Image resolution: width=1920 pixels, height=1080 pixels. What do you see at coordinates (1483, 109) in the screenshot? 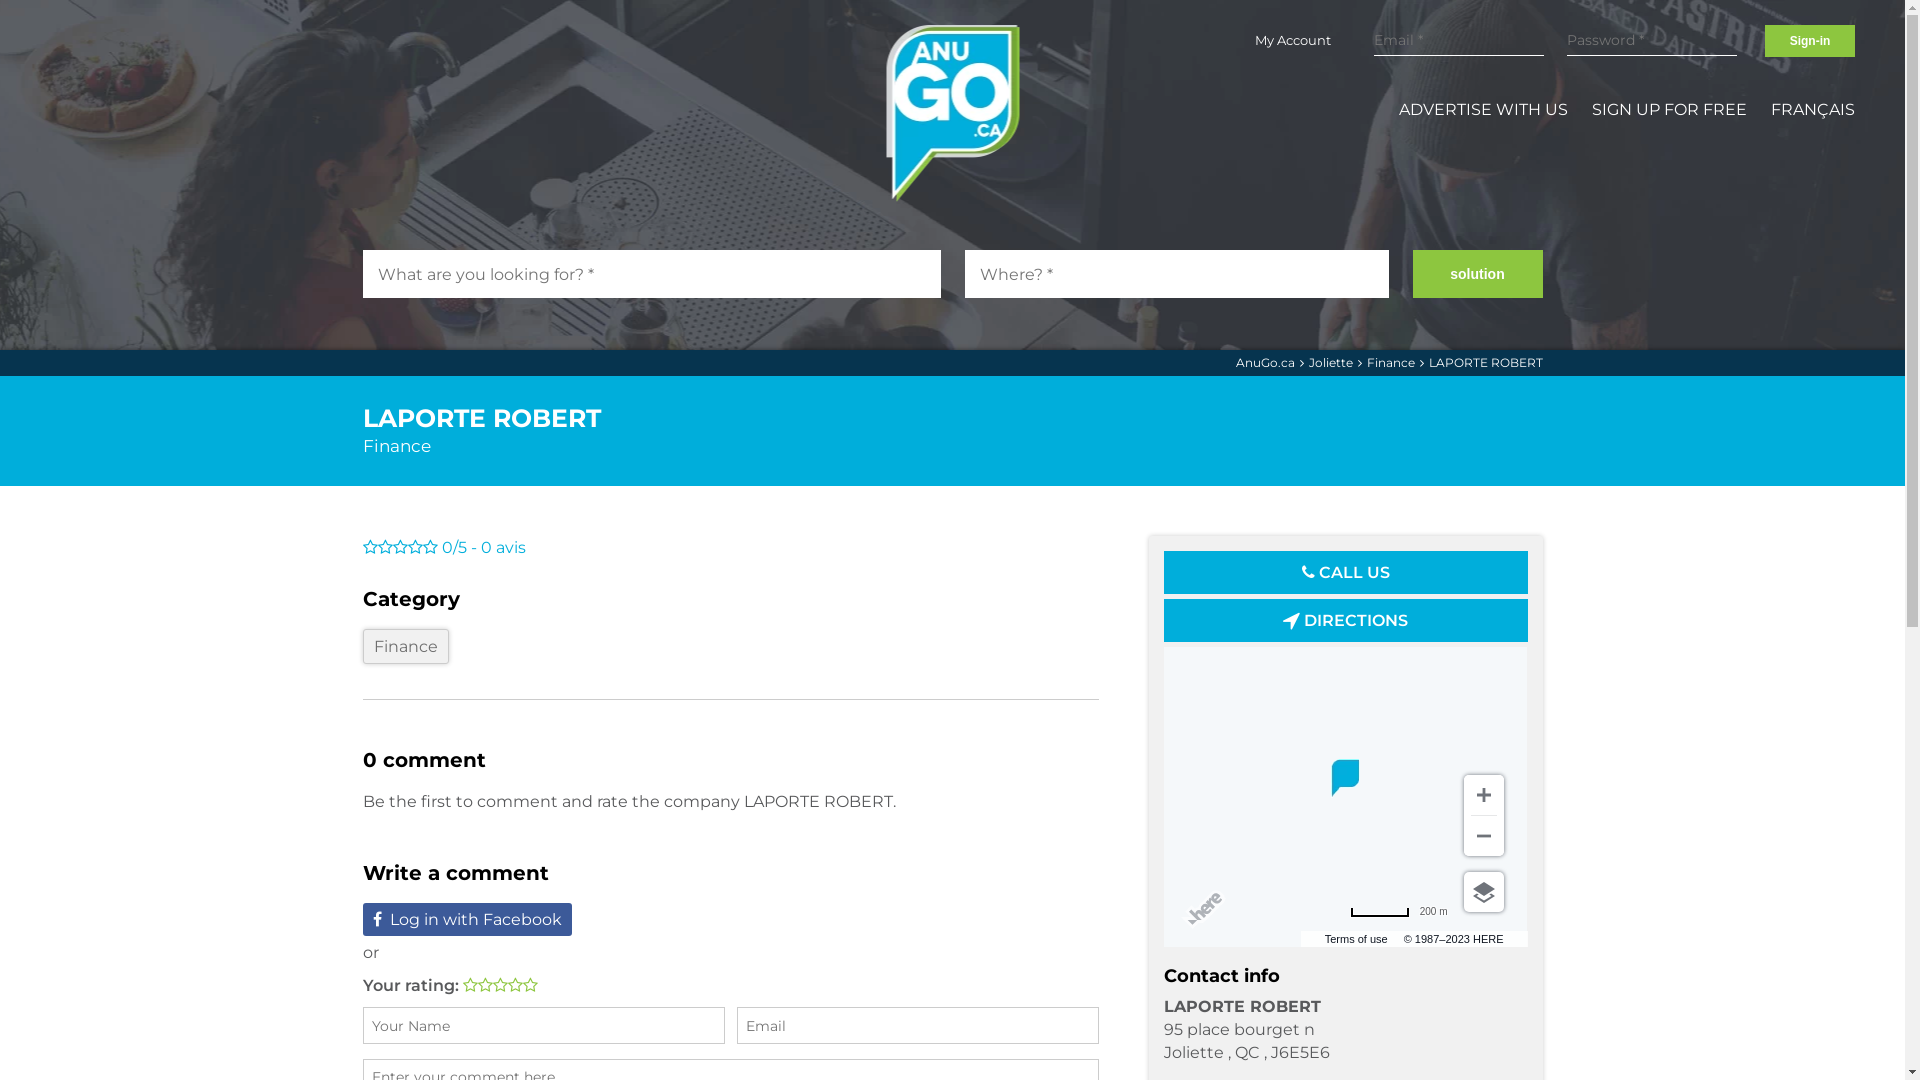
I see `'ADVERTISE WITH US'` at bounding box center [1483, 109].